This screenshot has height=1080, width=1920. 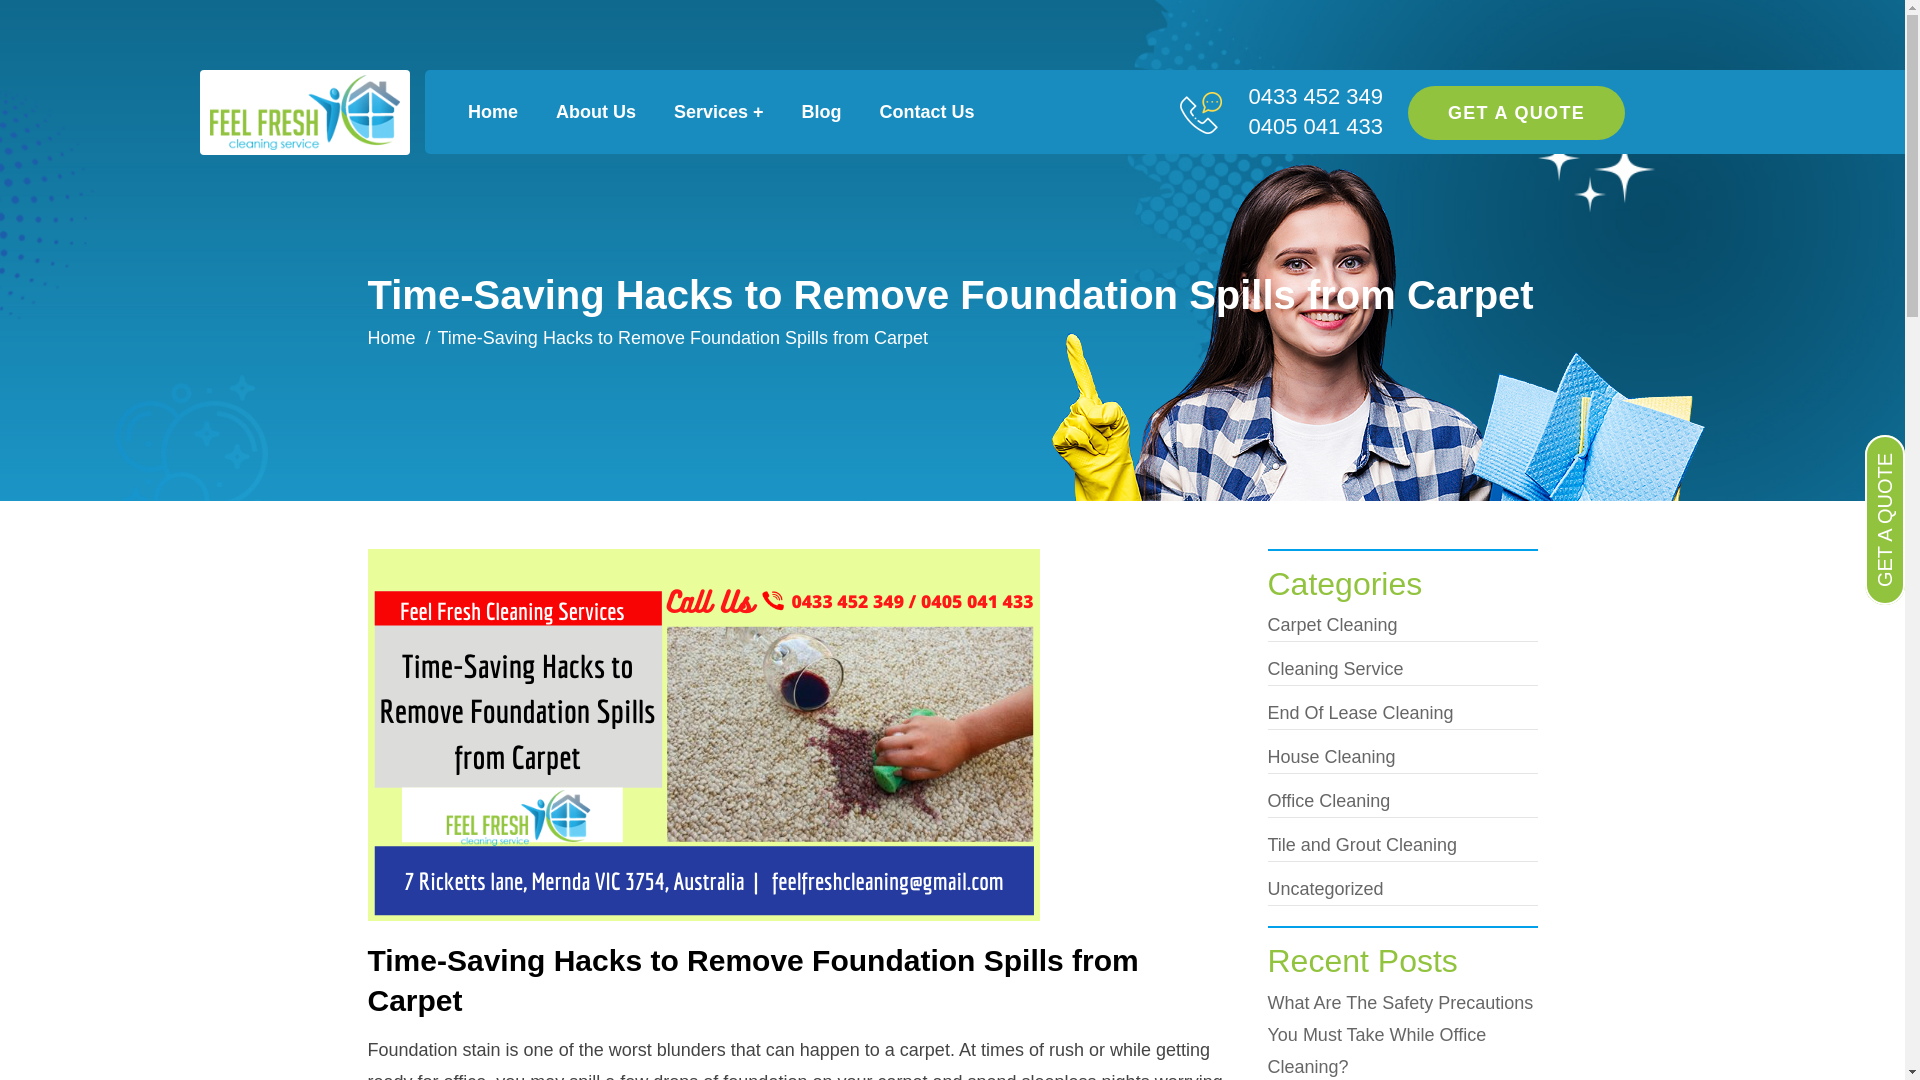 What do you see at coordinates (1401, 888) in the screenshot?
I see `'Uncategorized'` at bounding box center [1401, 888].